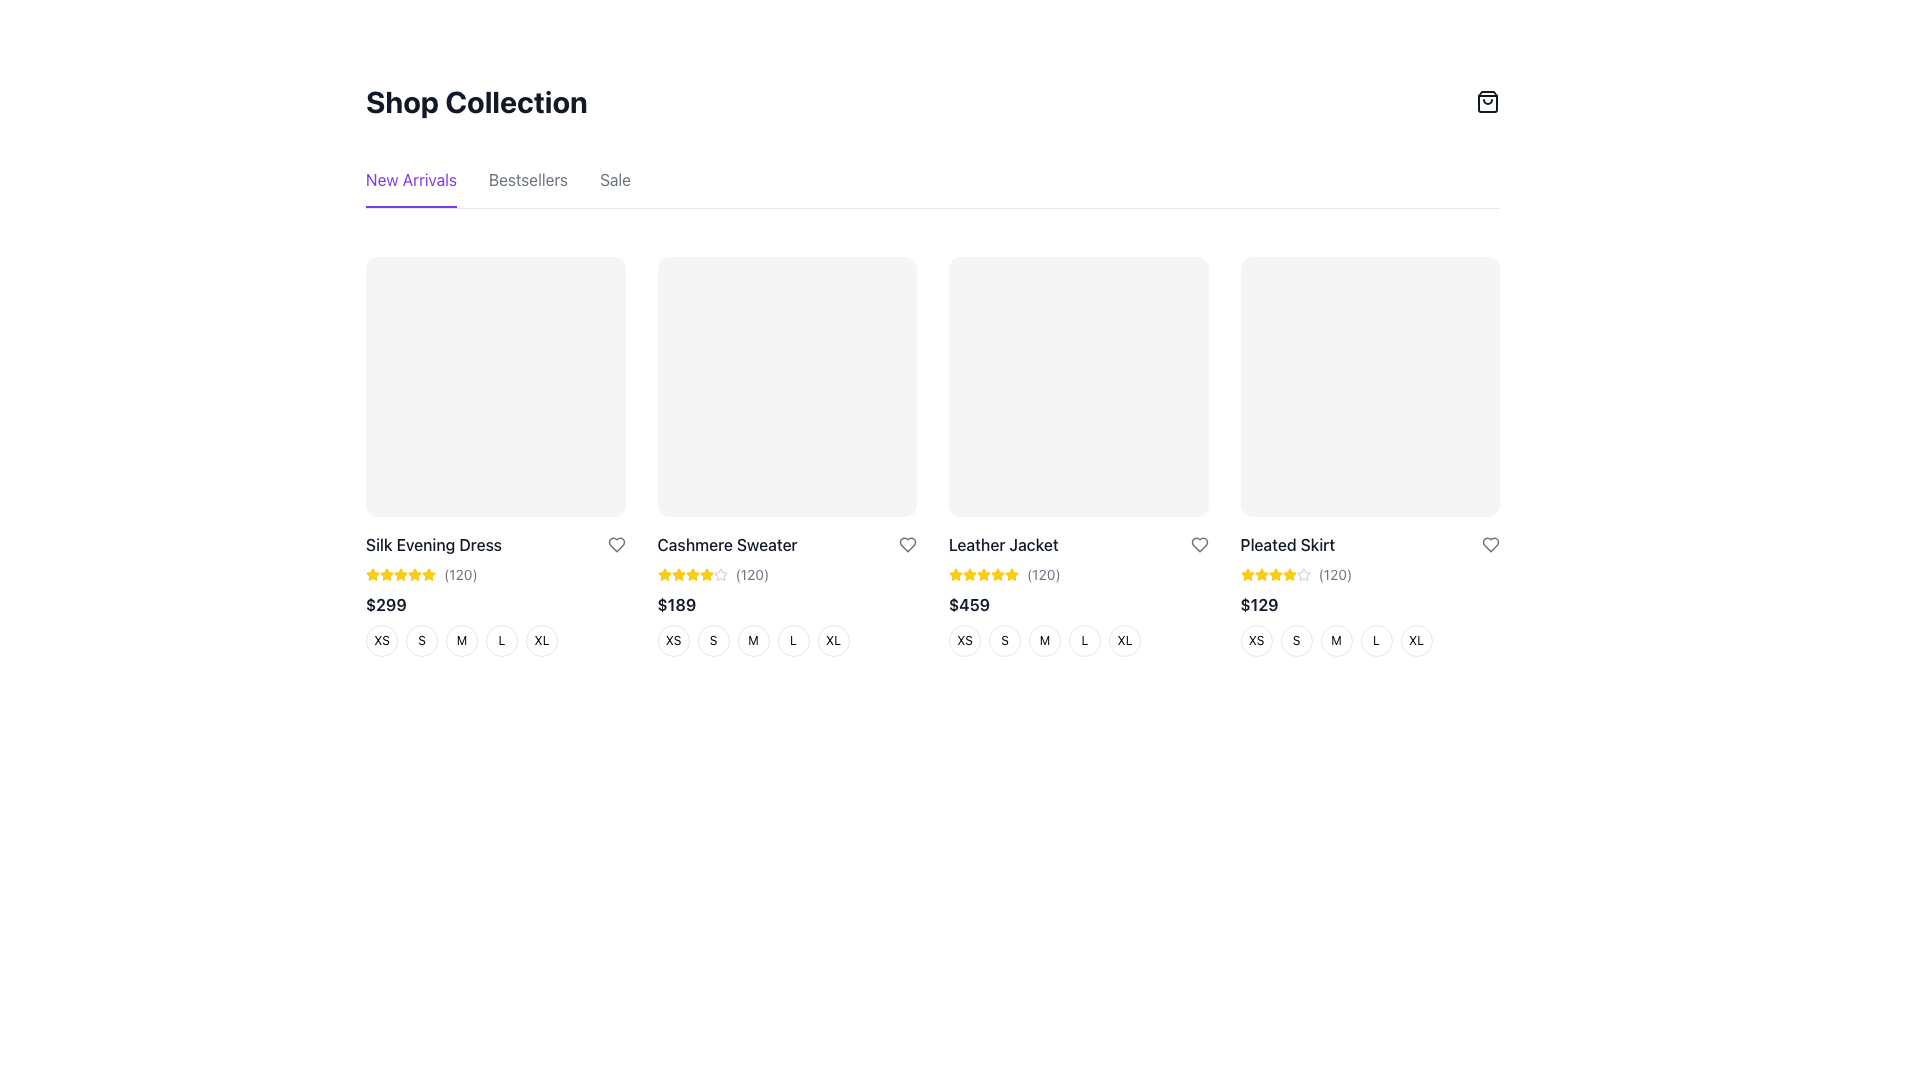 The width and height of the screenshot is (1920, 1080). Describe the element at coordinates (421, 640) in the screenshot. I see `the 'S' size option button for the Silk Evening Dress` at that location.